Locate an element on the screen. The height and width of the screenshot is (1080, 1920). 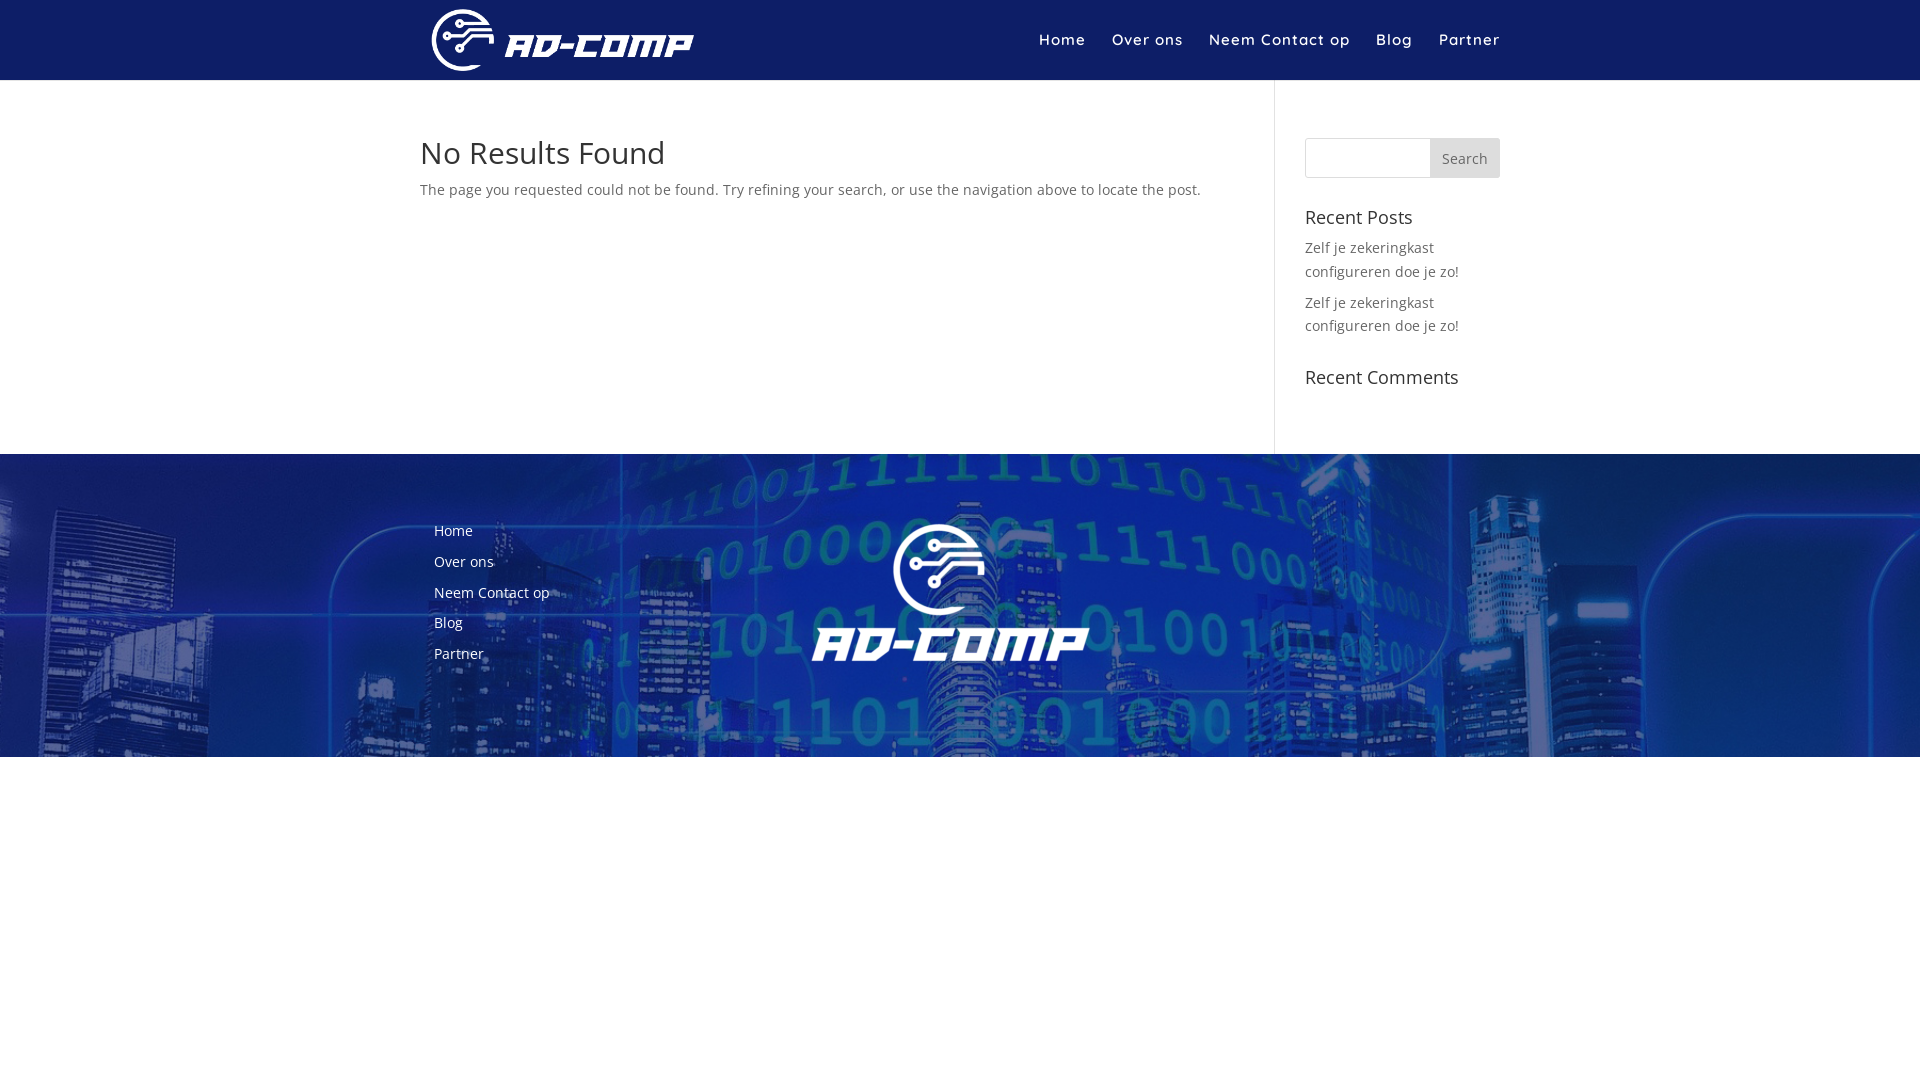
'Blog' is located at coordinates (447, 621).